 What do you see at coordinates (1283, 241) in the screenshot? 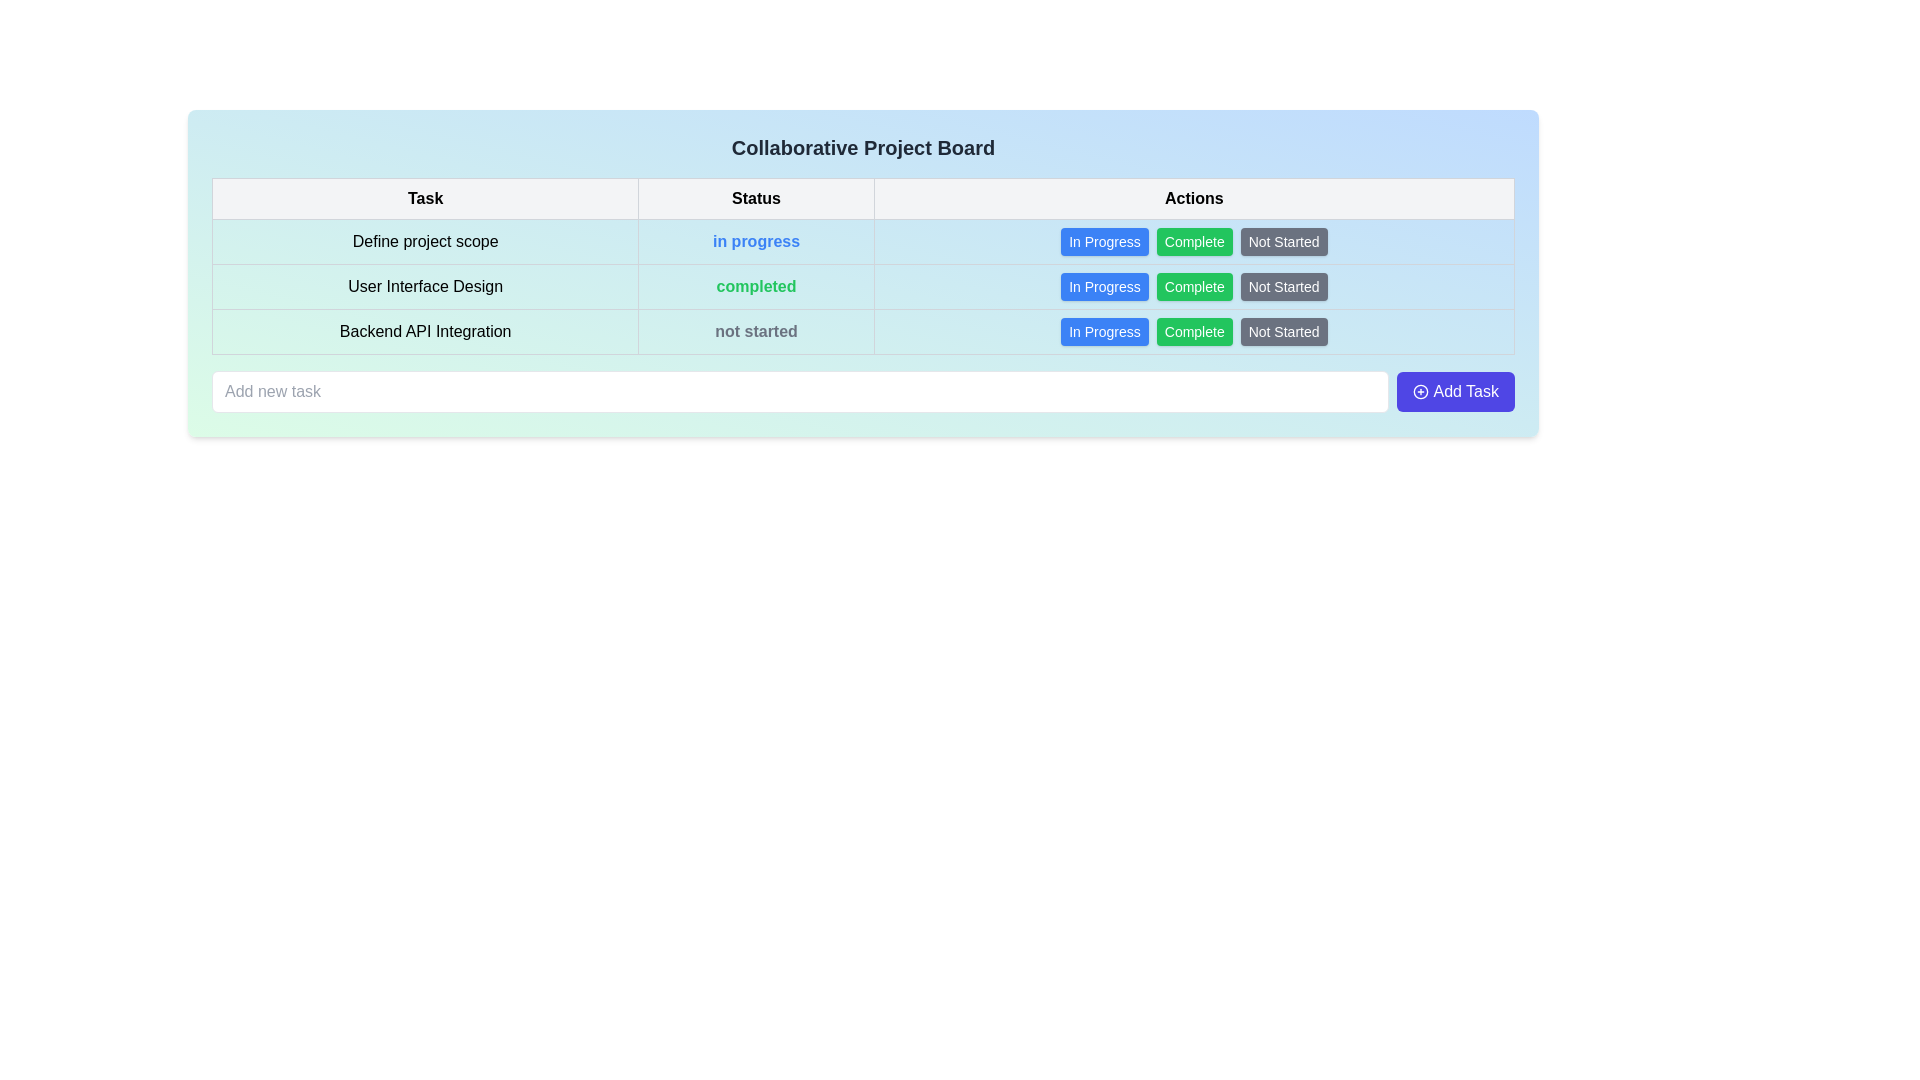
I see `the rectangular button labeled 'Not Started' with white text on a dark gray background` at bounding box center [1283, 241].